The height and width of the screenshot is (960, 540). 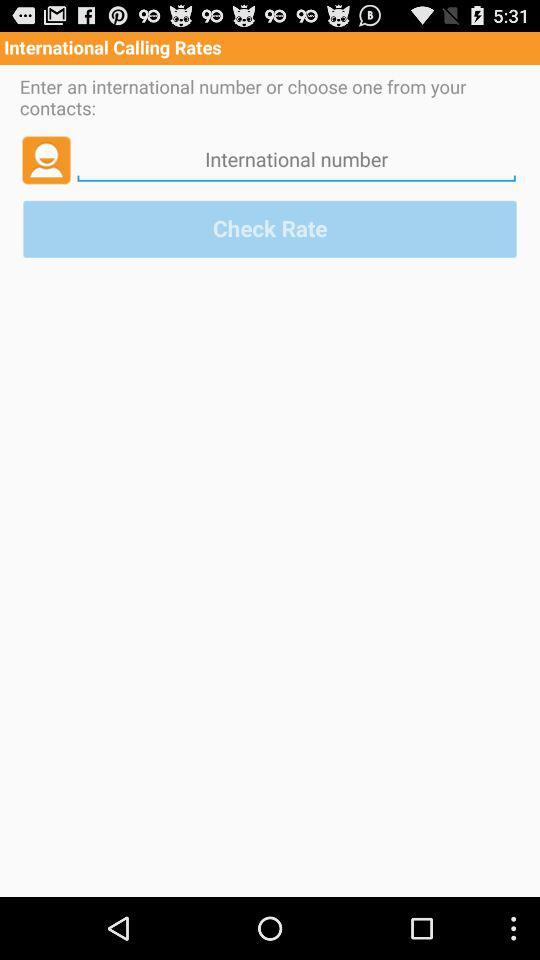 What do you see at coordinates (46, 158) in the screenshot?
I see `icon above the check rate` at bounding box center [46, 158].